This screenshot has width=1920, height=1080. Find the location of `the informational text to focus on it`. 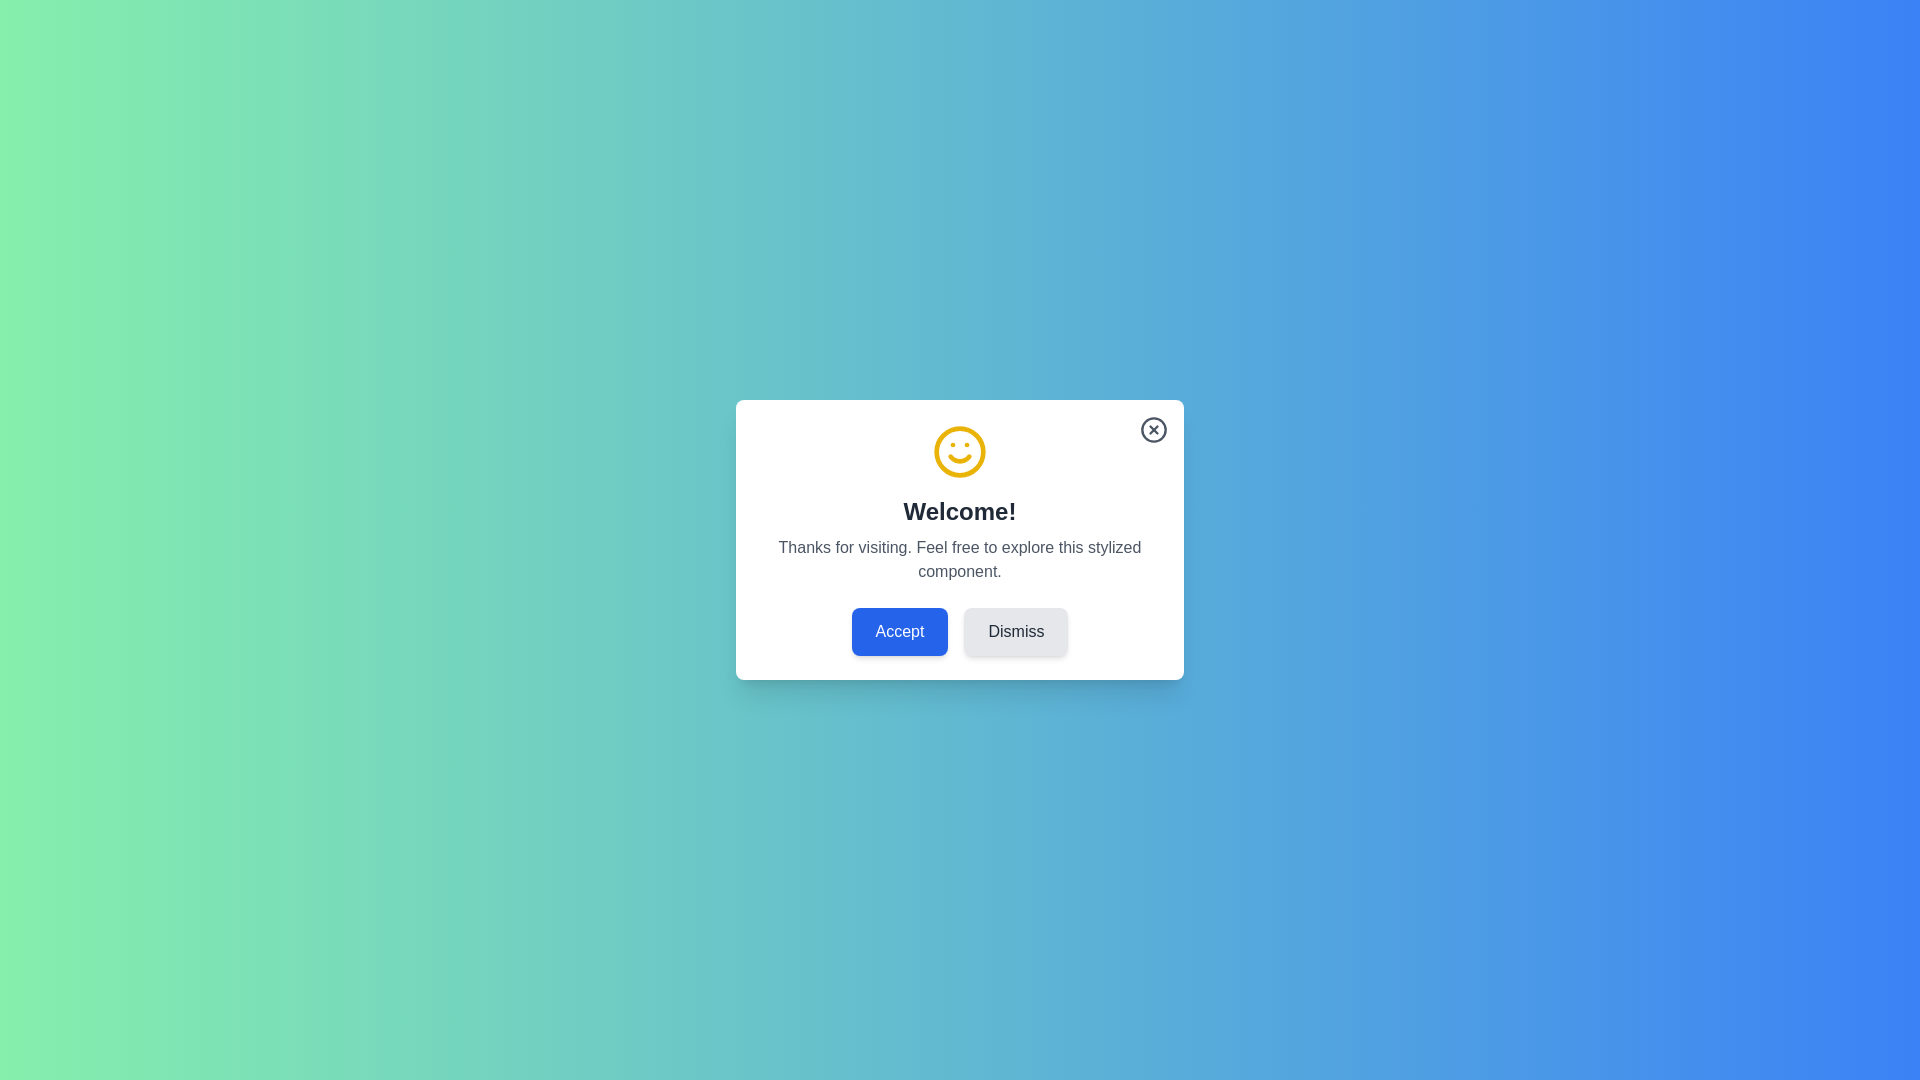

the informational text to focus on it is located at coordinates (960, 511).